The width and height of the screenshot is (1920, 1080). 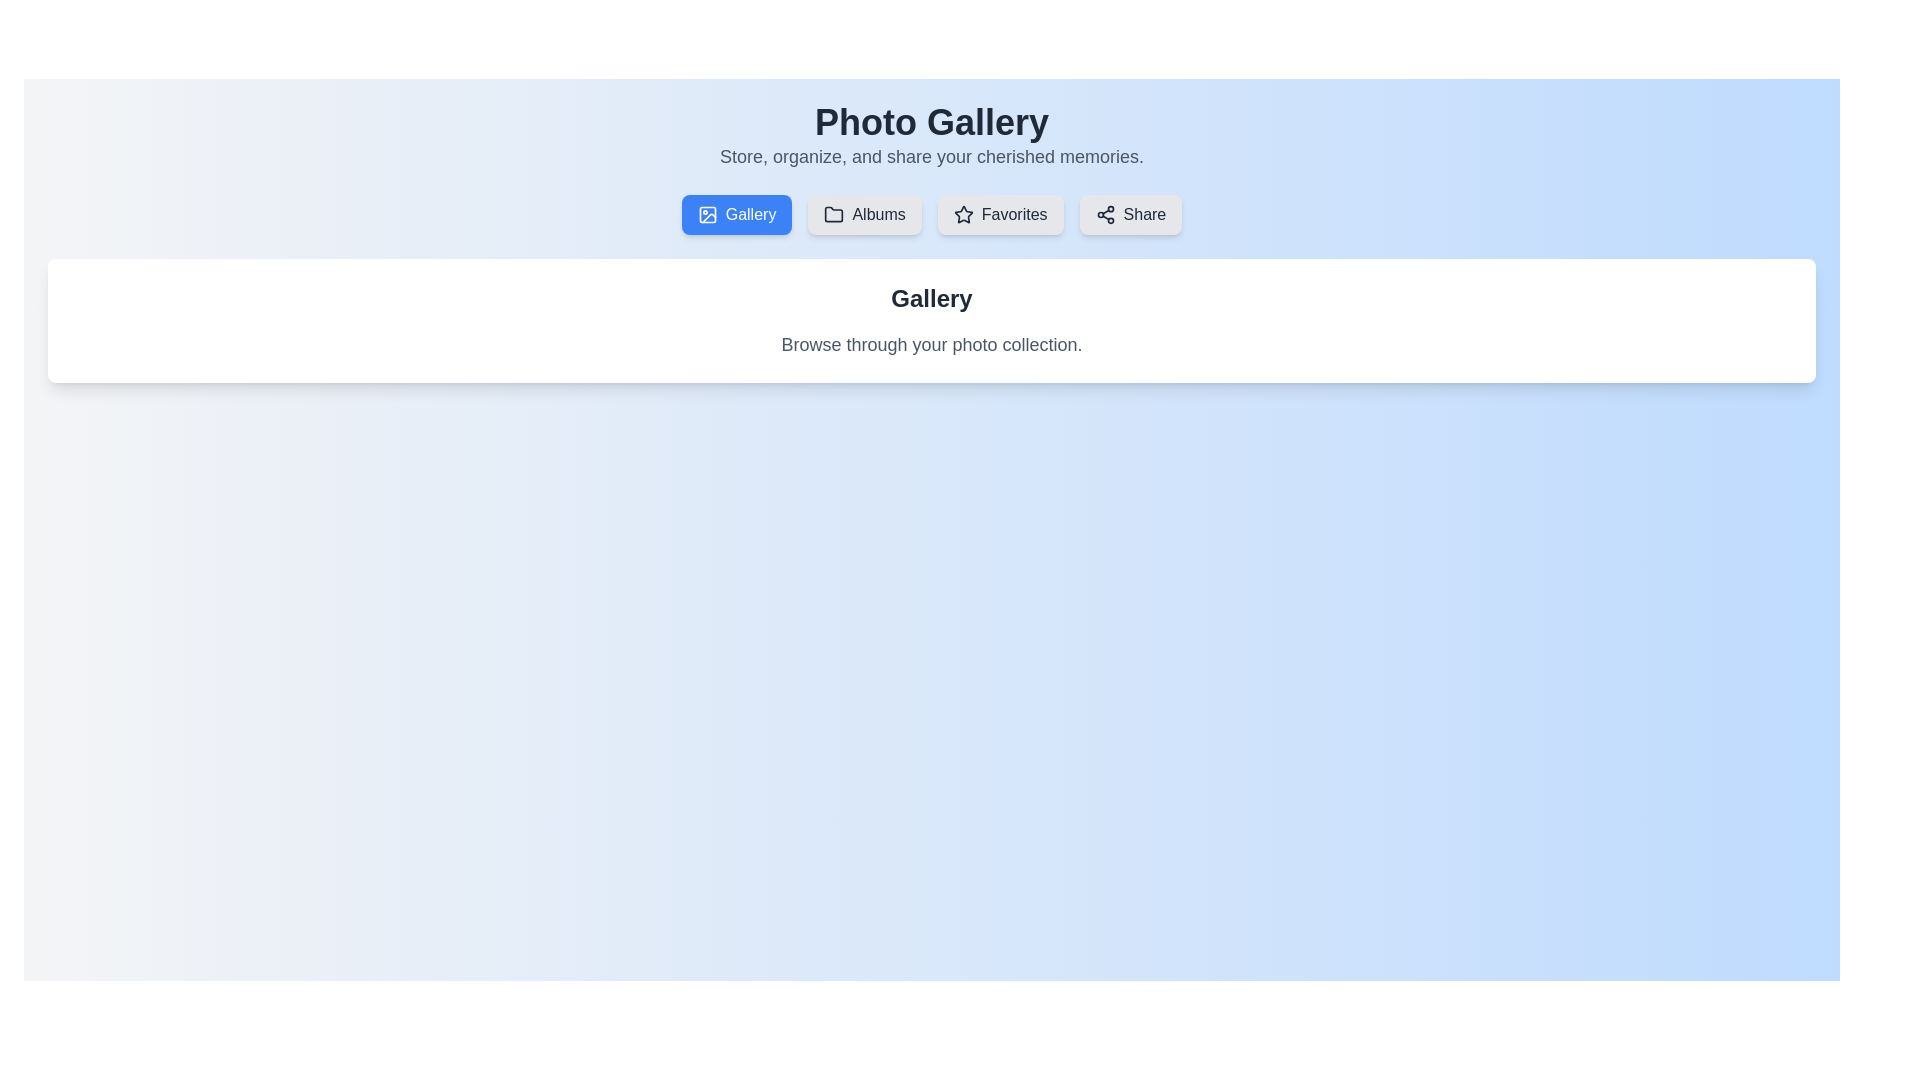 I want to click on the tab labeled Albums, so click(x=864, y=215).